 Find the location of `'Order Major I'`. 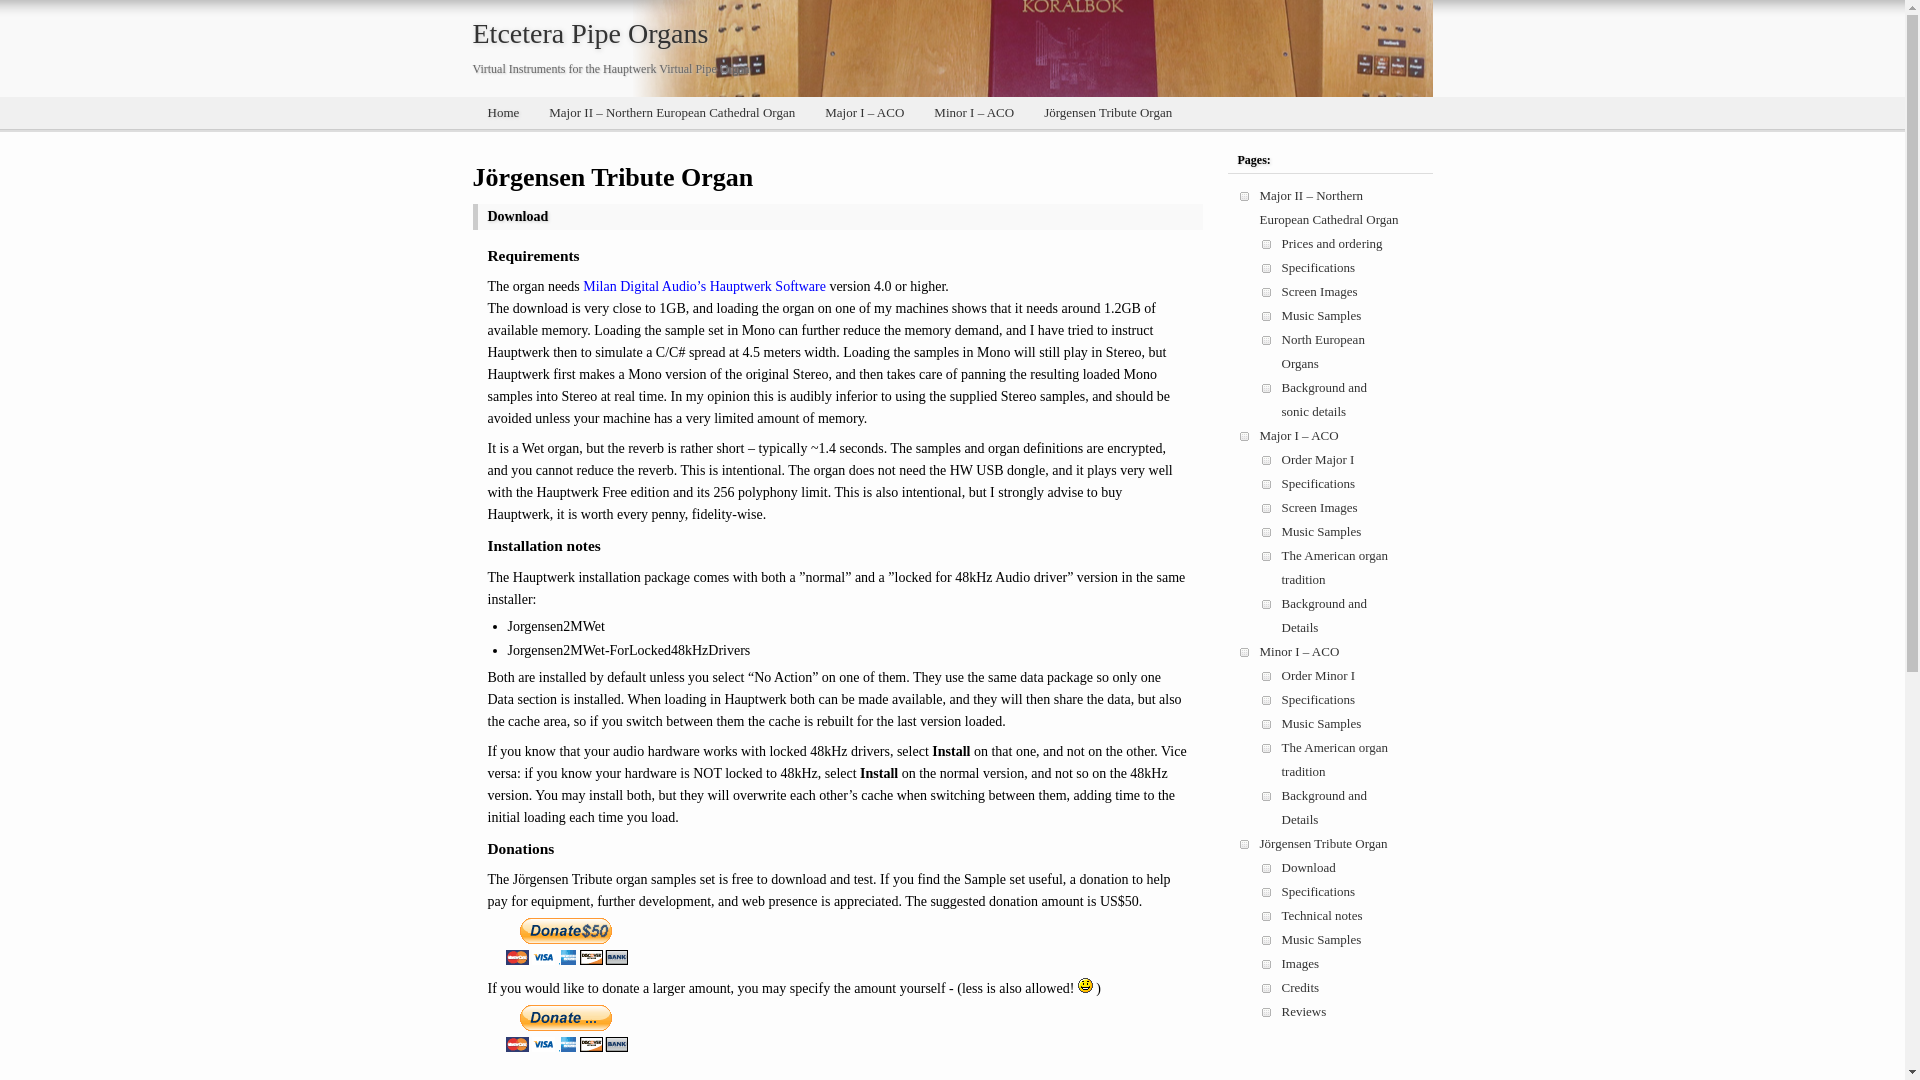

'Order Major I' is located at coordinates (1318, 459).